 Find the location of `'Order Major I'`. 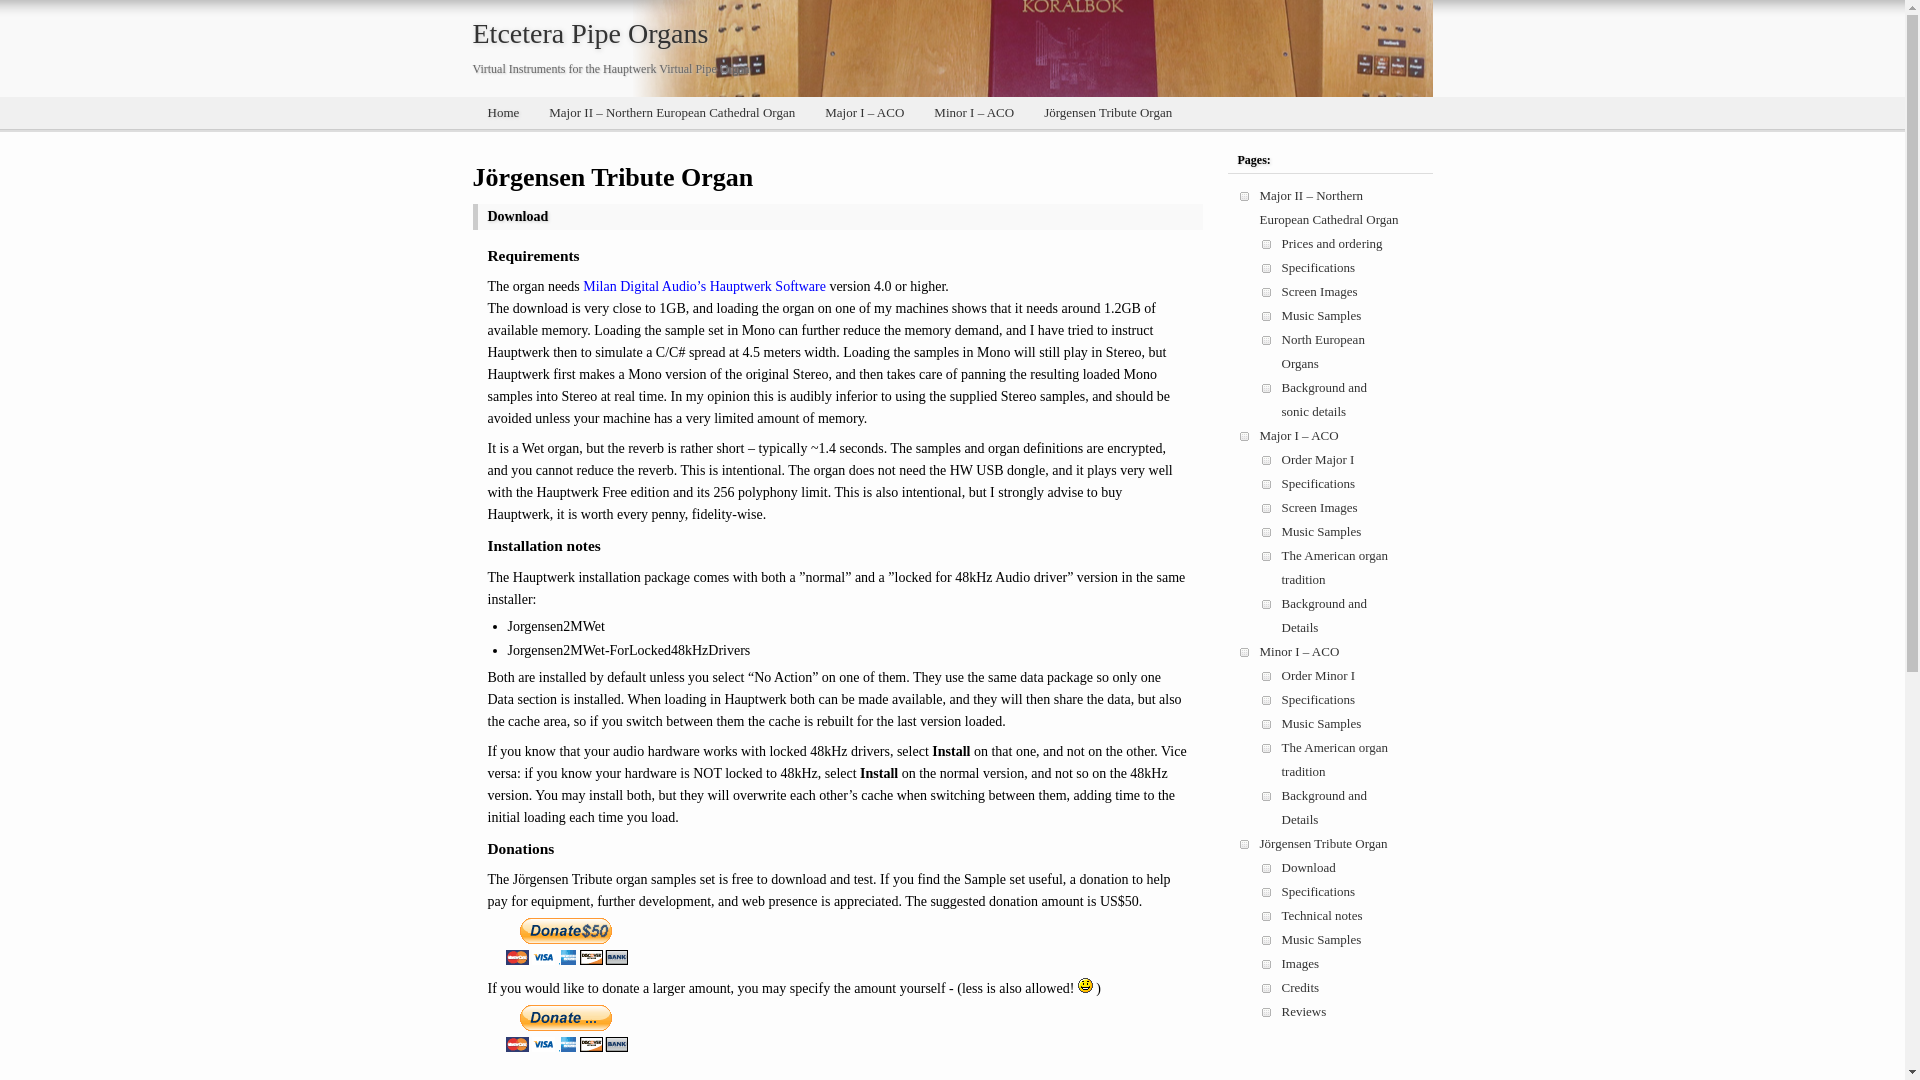

'Order Major I' is located at coordinates (1318, 459).